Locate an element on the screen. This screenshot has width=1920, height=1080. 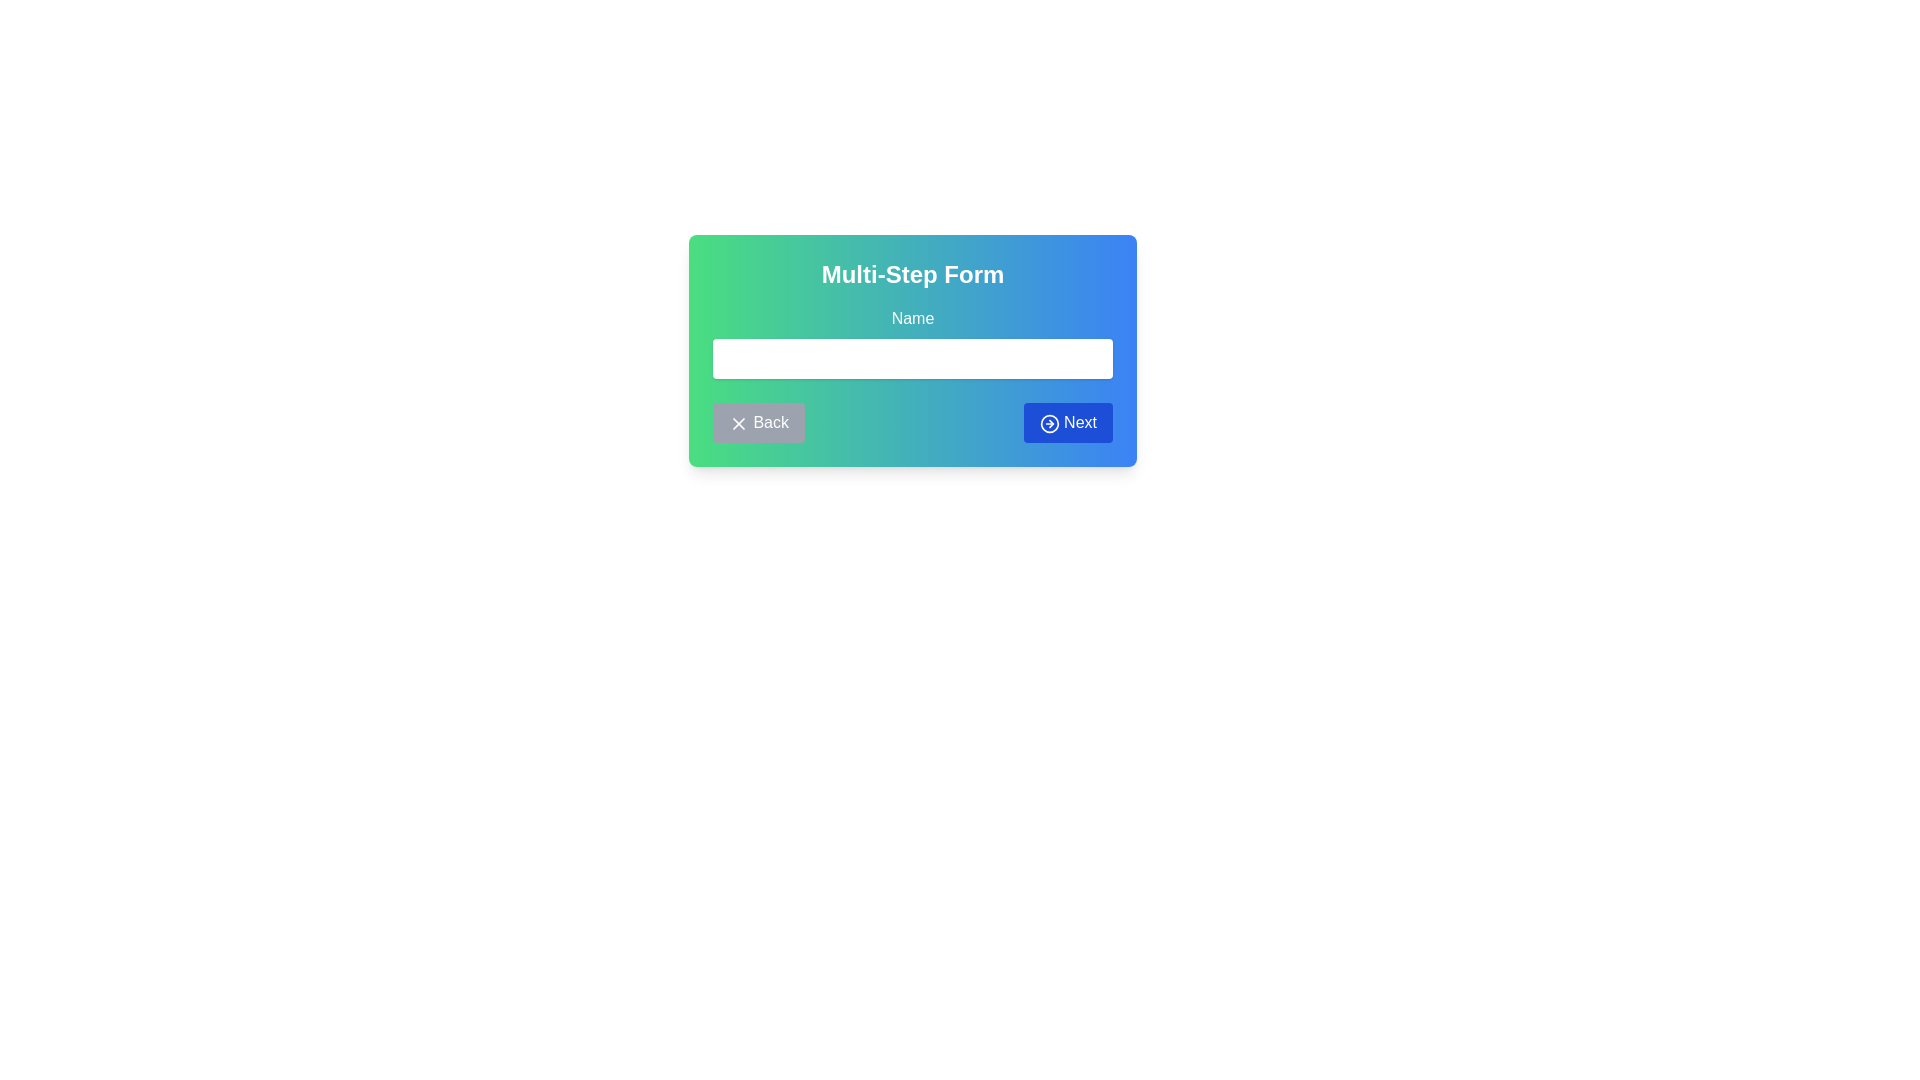
to select text in the text input field located below the 'Multi-Step Form' heading, positioned between the 'Back' and 'Next' buttons is located at coordinates (911, 342).